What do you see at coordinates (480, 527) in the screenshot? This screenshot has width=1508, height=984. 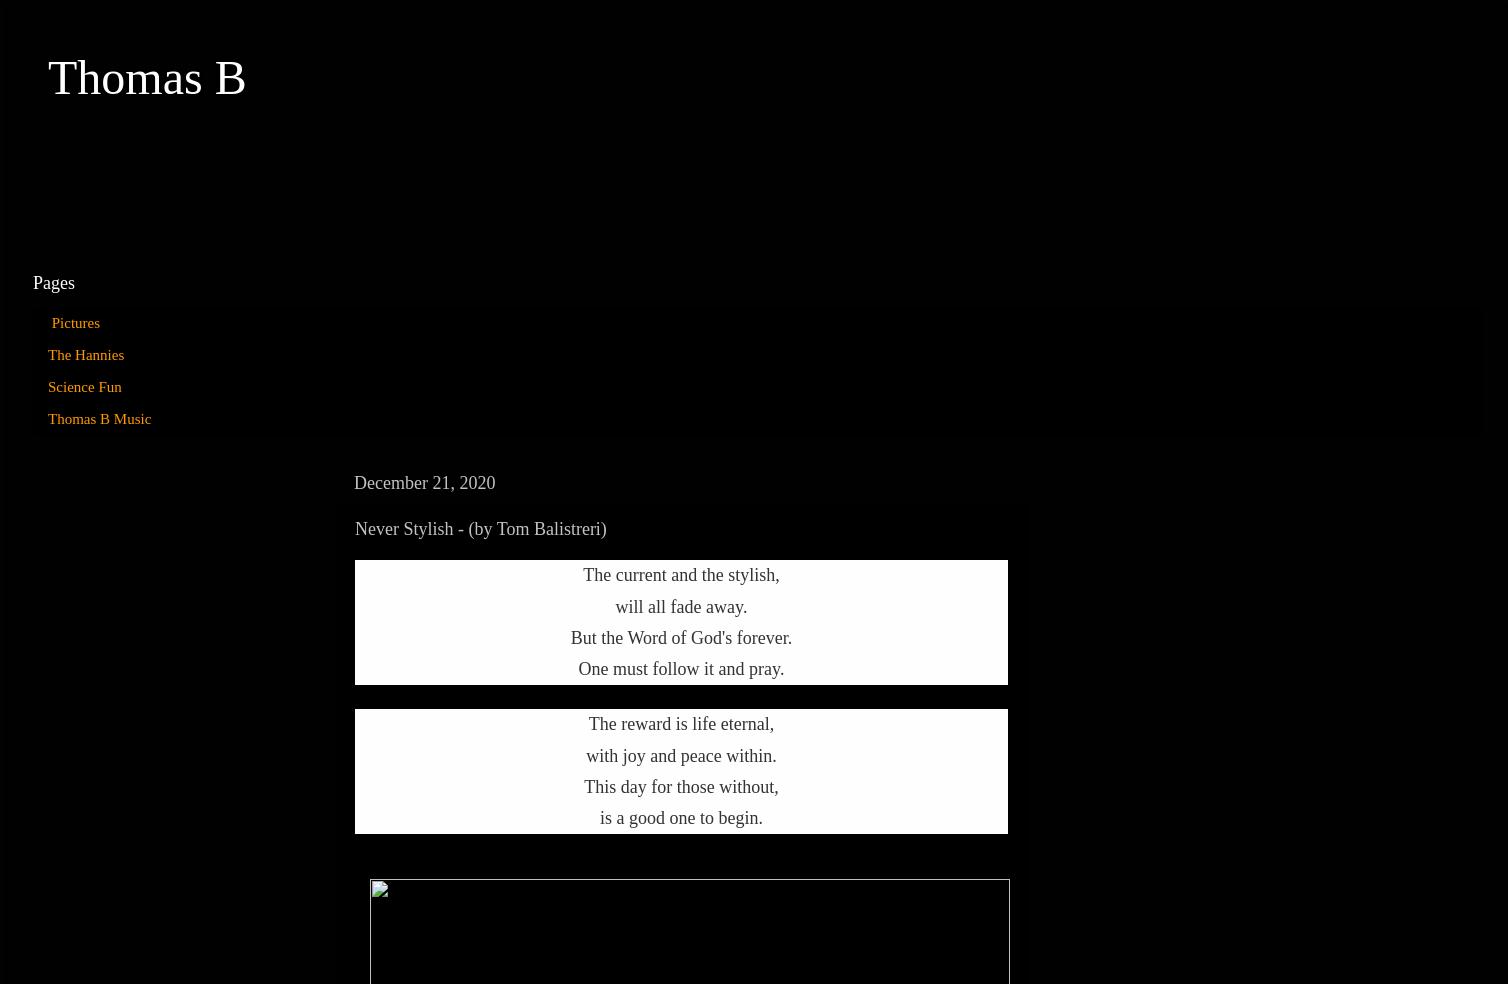 I see `'Never Stylish - (by Tom Balistreri)'` at bounding box center [480, 527].